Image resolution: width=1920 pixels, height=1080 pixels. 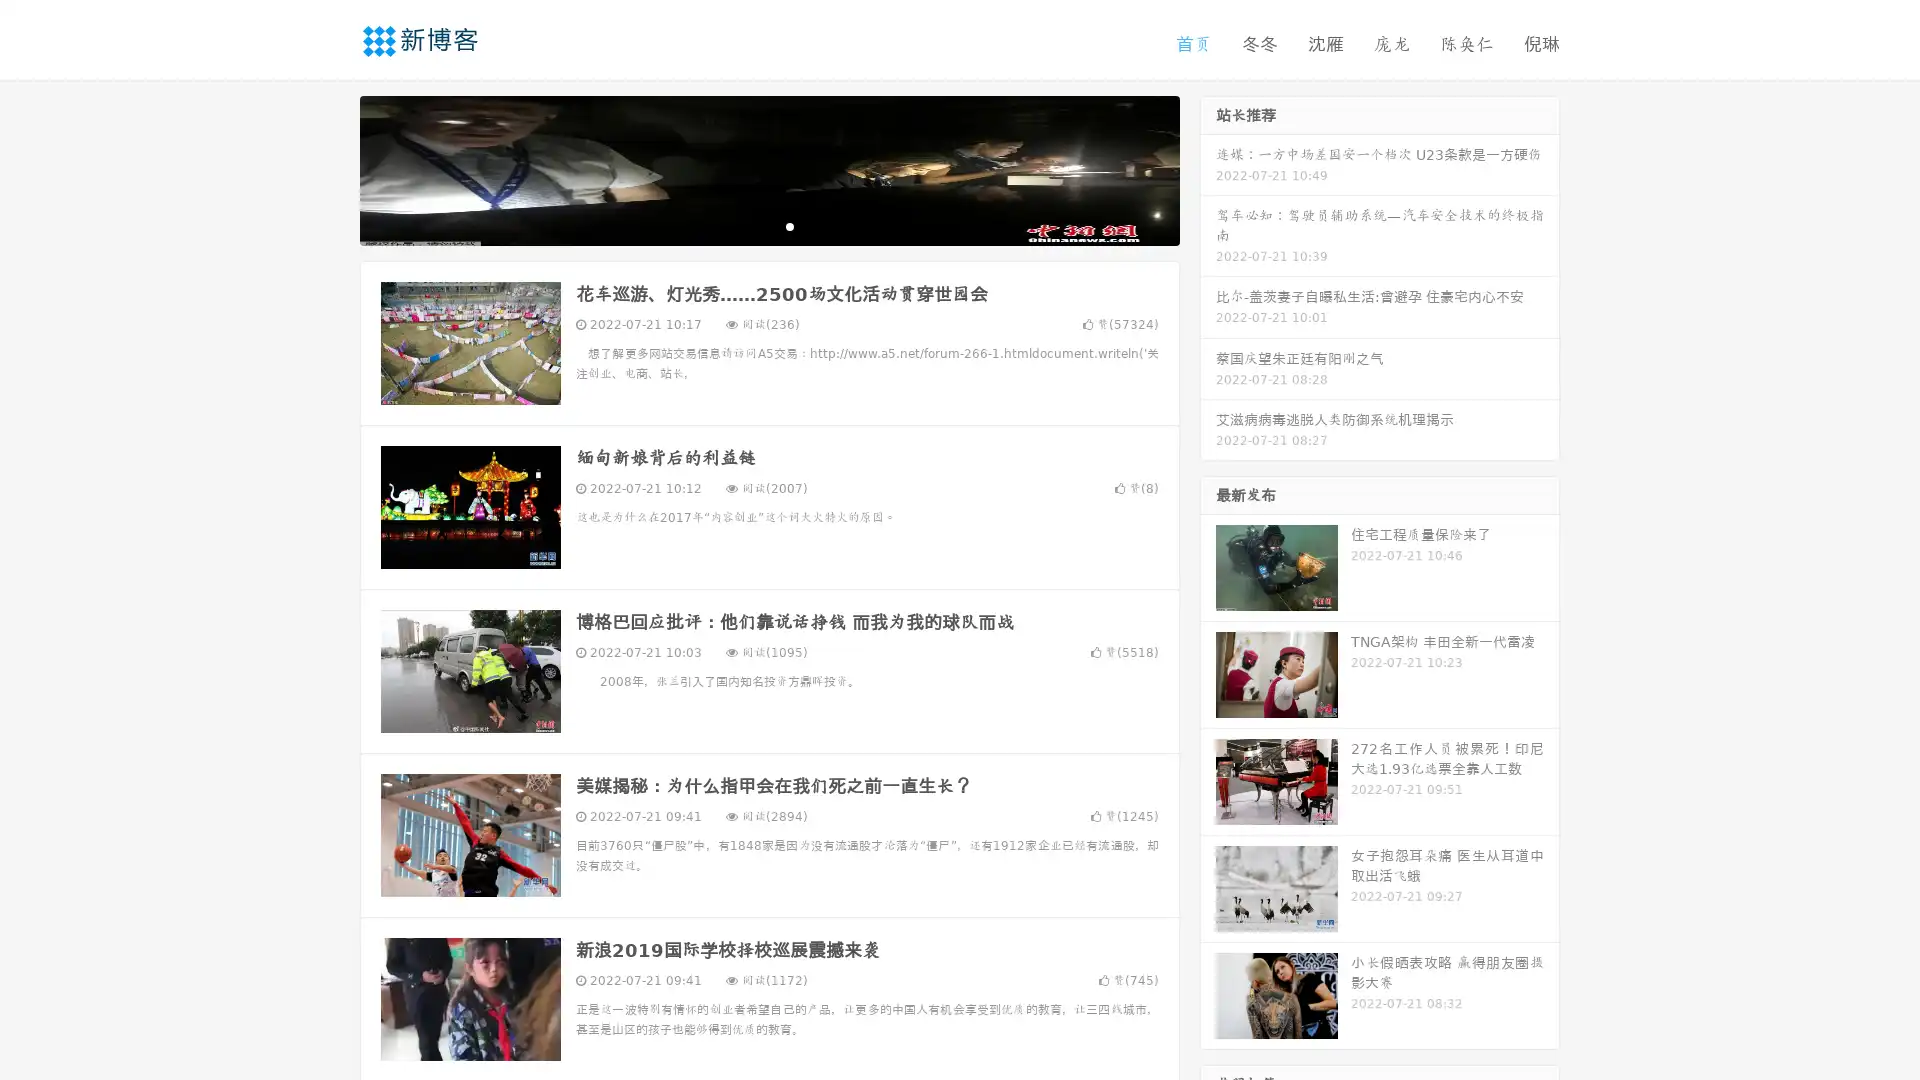 What do you see at coordinates (789, 225) in the screenshot?
I see `Go to slide 3` at bounding box center [789, 225].